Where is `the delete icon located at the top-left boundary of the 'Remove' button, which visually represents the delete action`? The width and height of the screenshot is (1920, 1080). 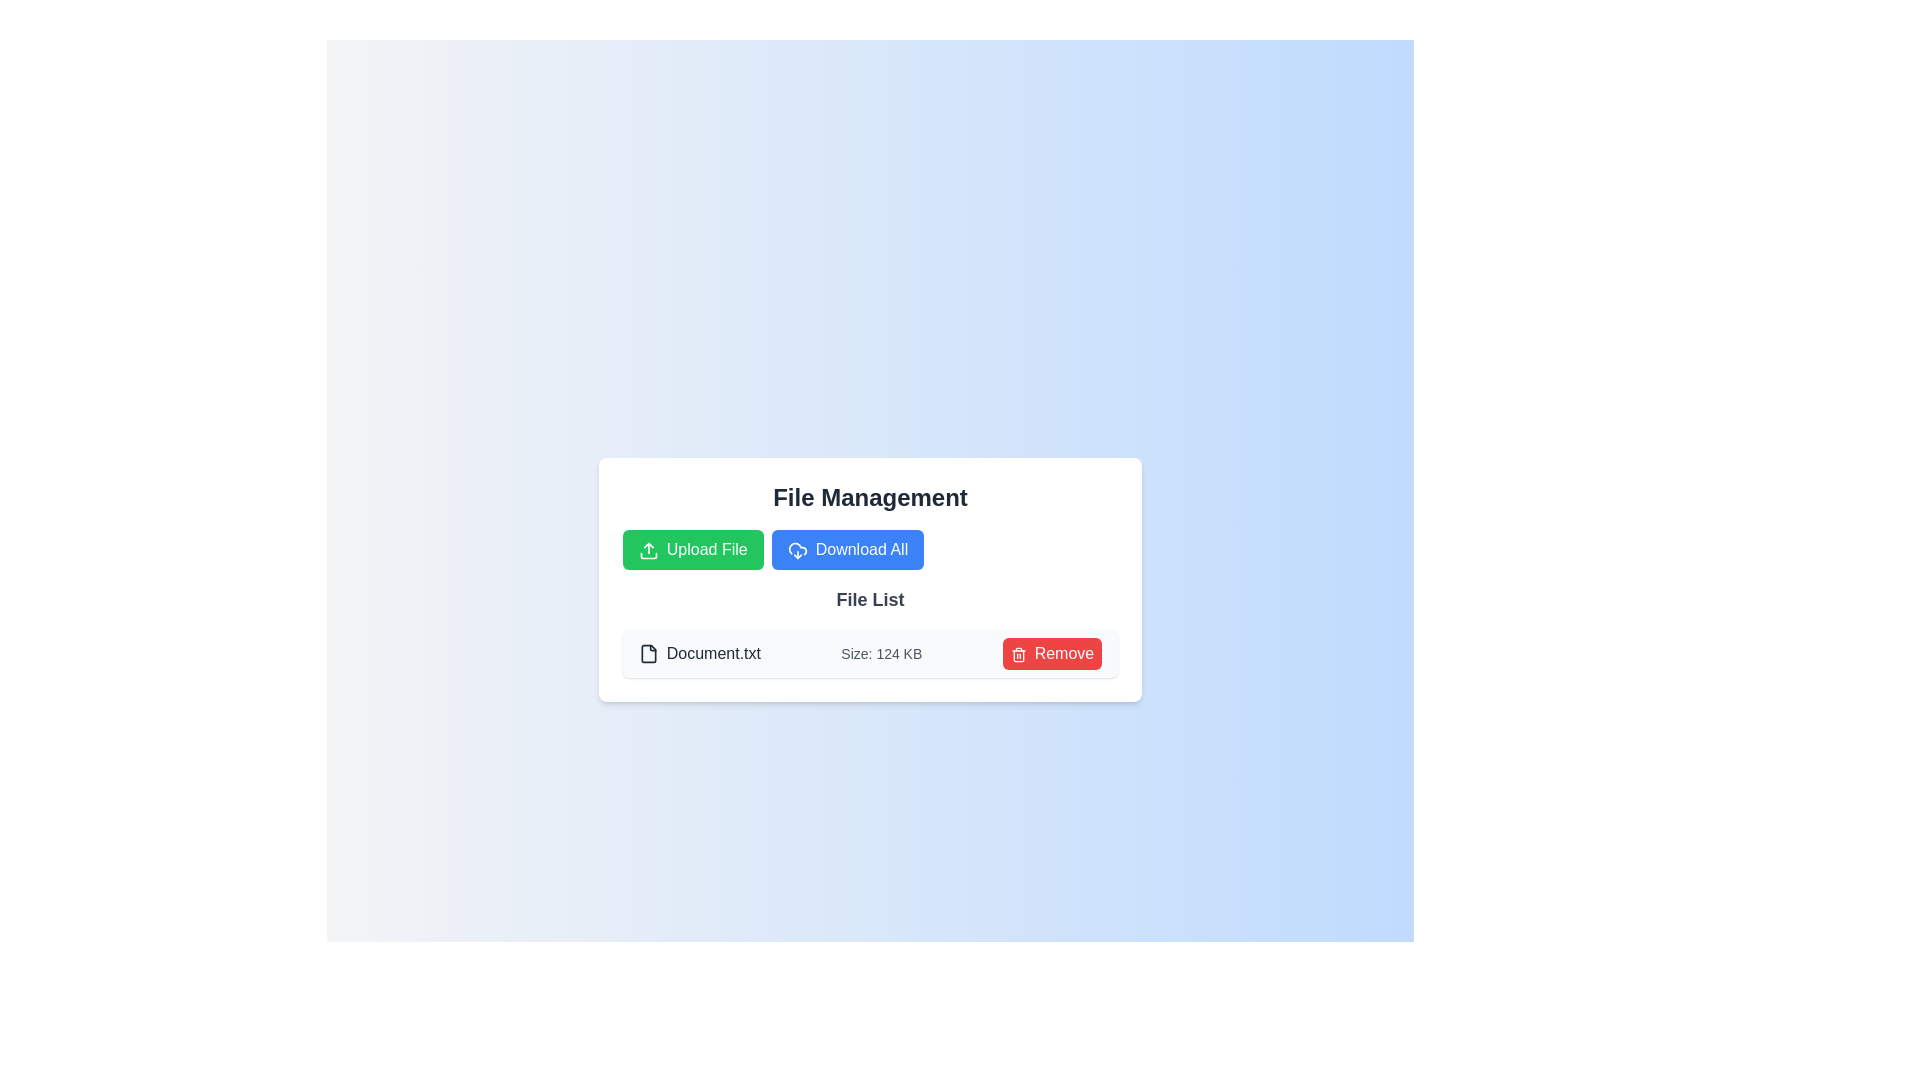 the delete icon located at the top-left boundary of the 'Remove' button, which visually represents the delete action is located at coordinates (1018, 654).